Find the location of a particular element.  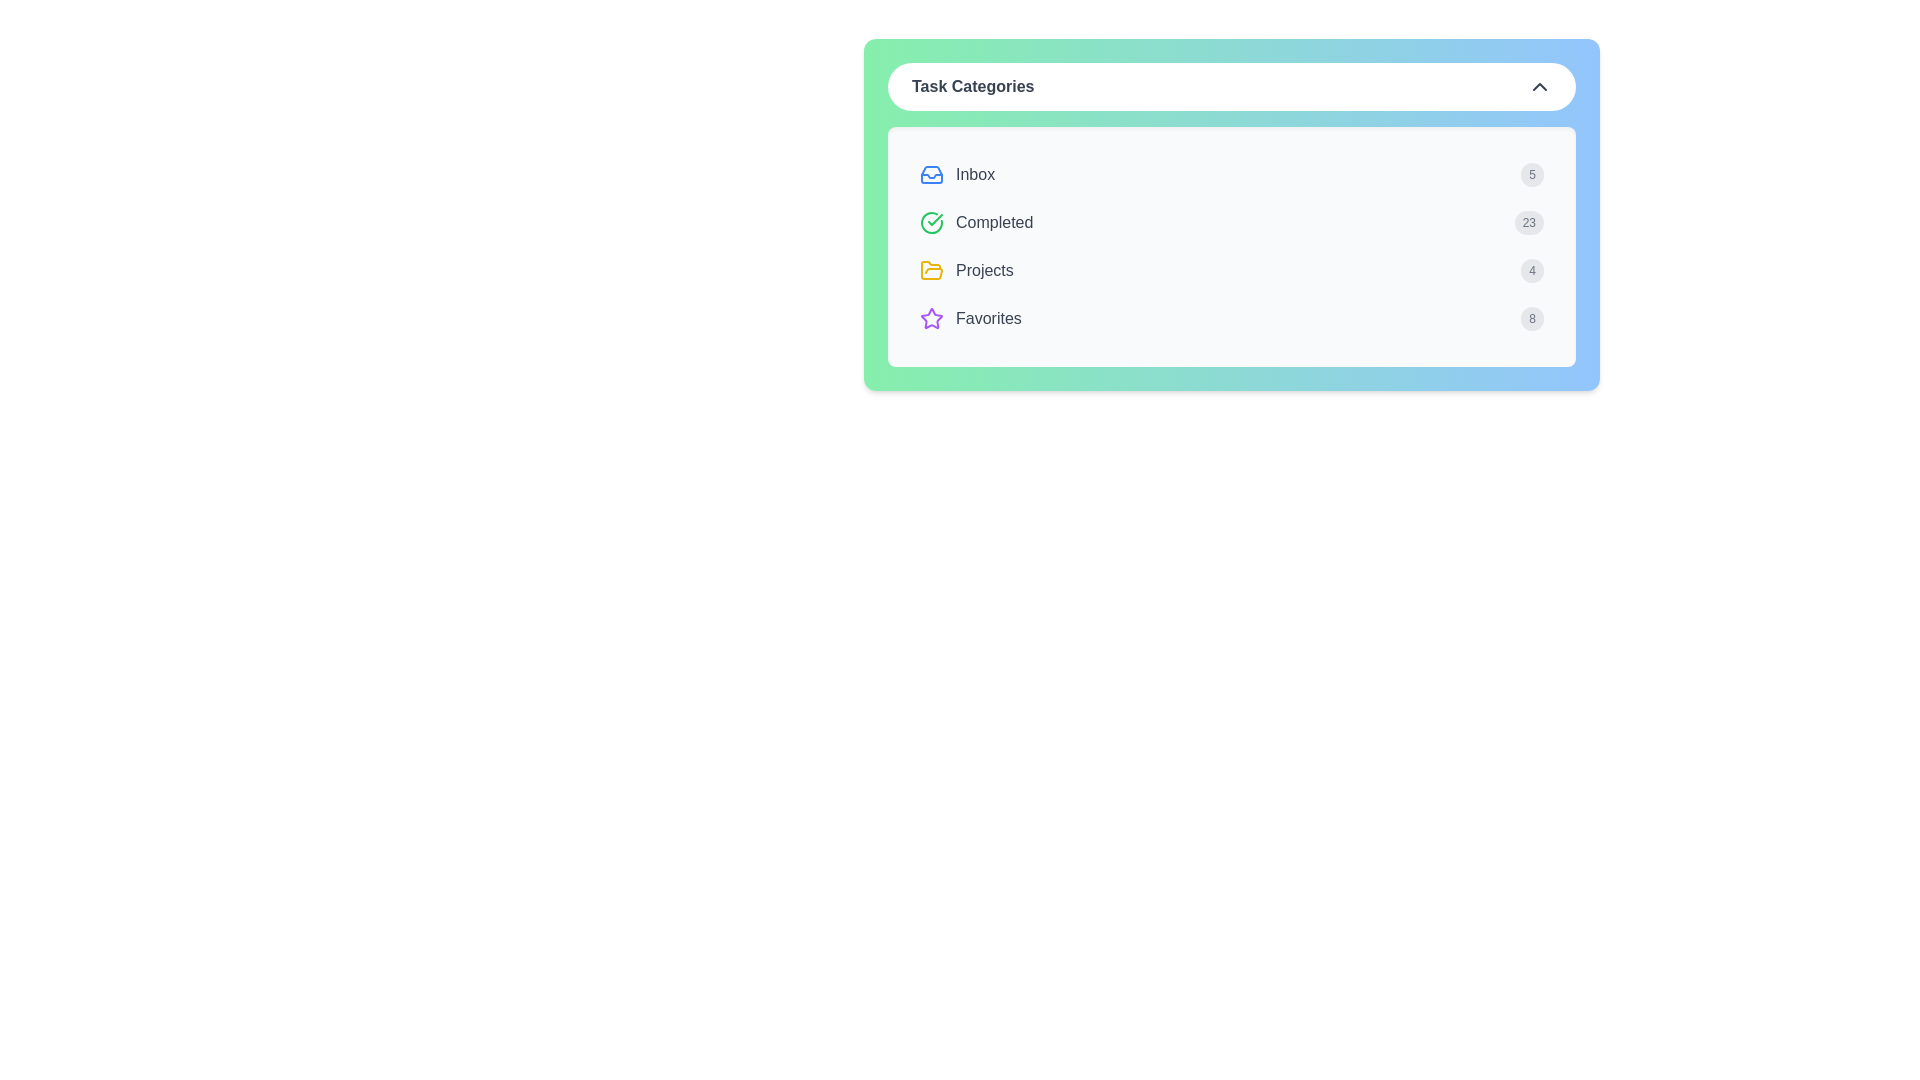

the green checkmark icon located in the second row of the 'Task Categories' list next to the text 'Completed' is located at coordinates (930, 223).